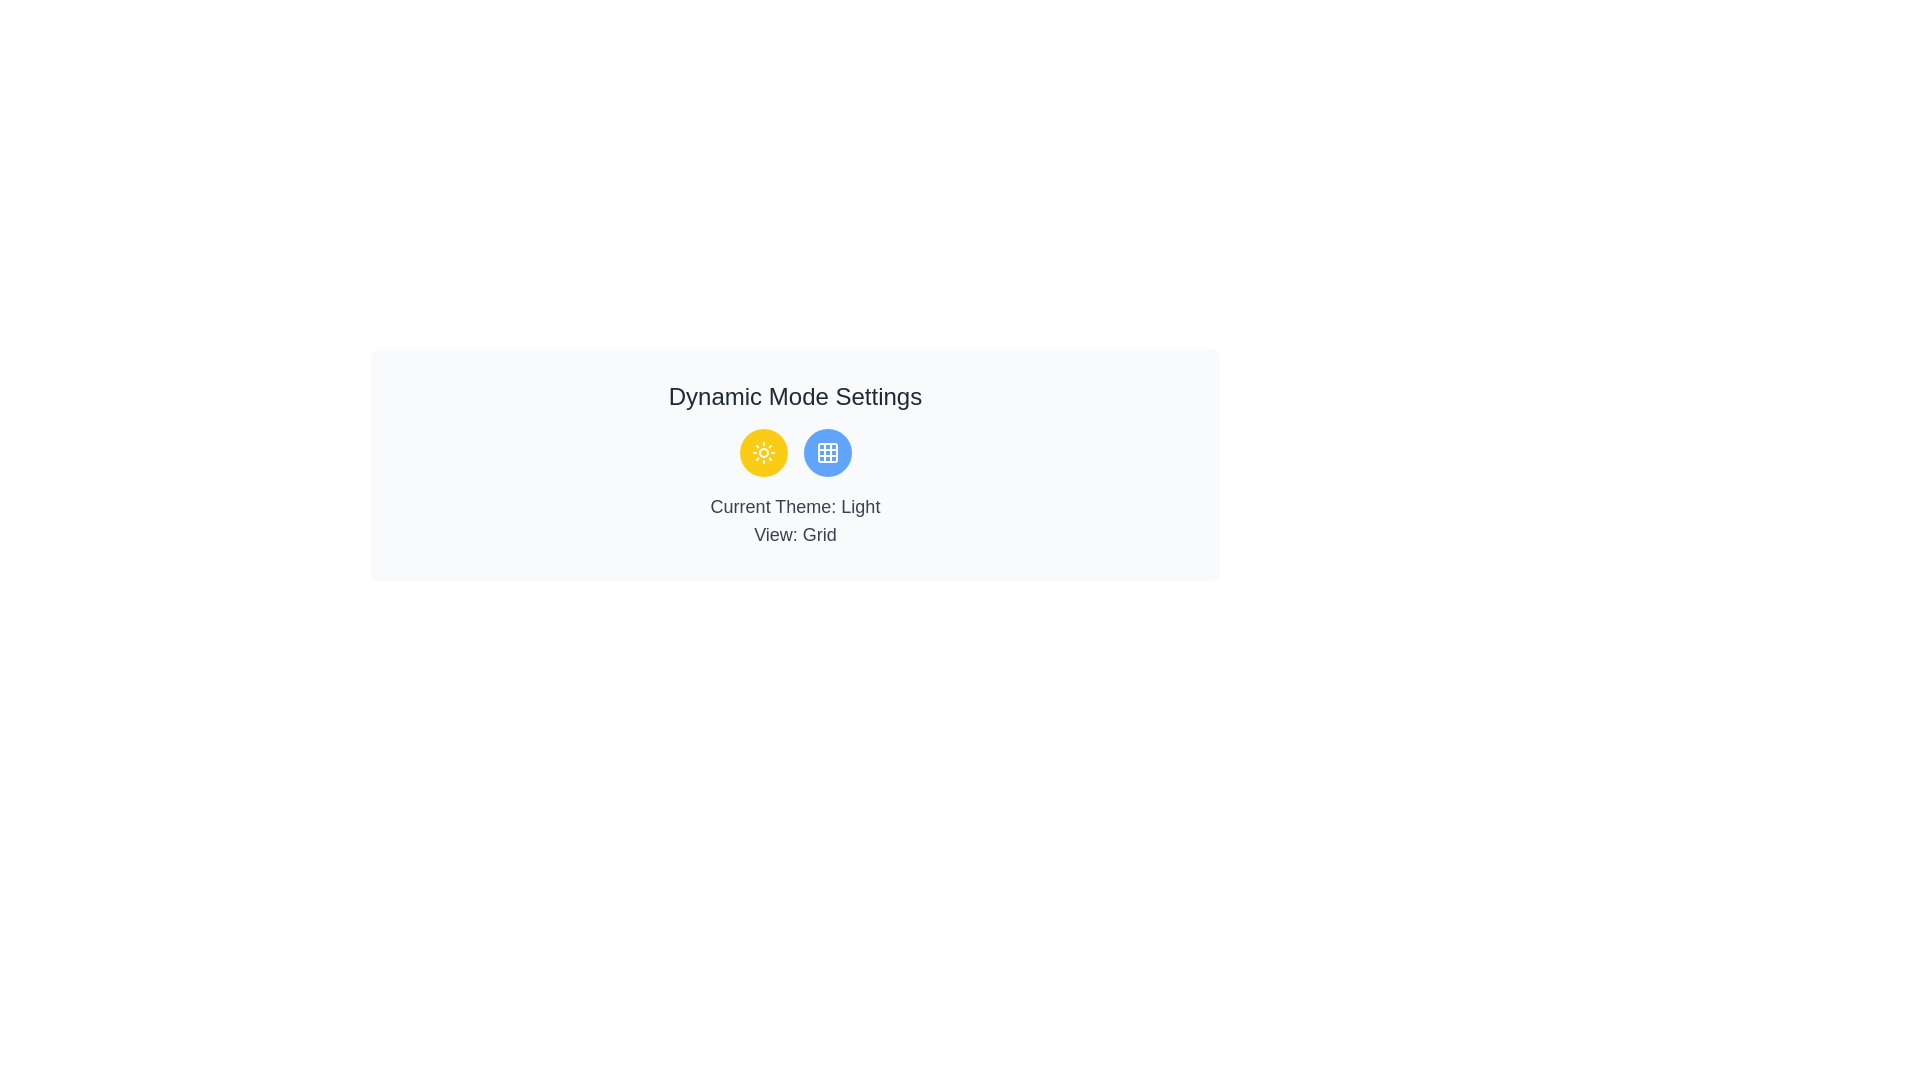 This screenshot has height=1080, width=1920. What do you see at coordinates (762, 452) in the screenshot?
I see `the circular button with a yellow background and white sun icon located below the title 'Dynamic Mode Settings'` at bounding box center [762, 452].